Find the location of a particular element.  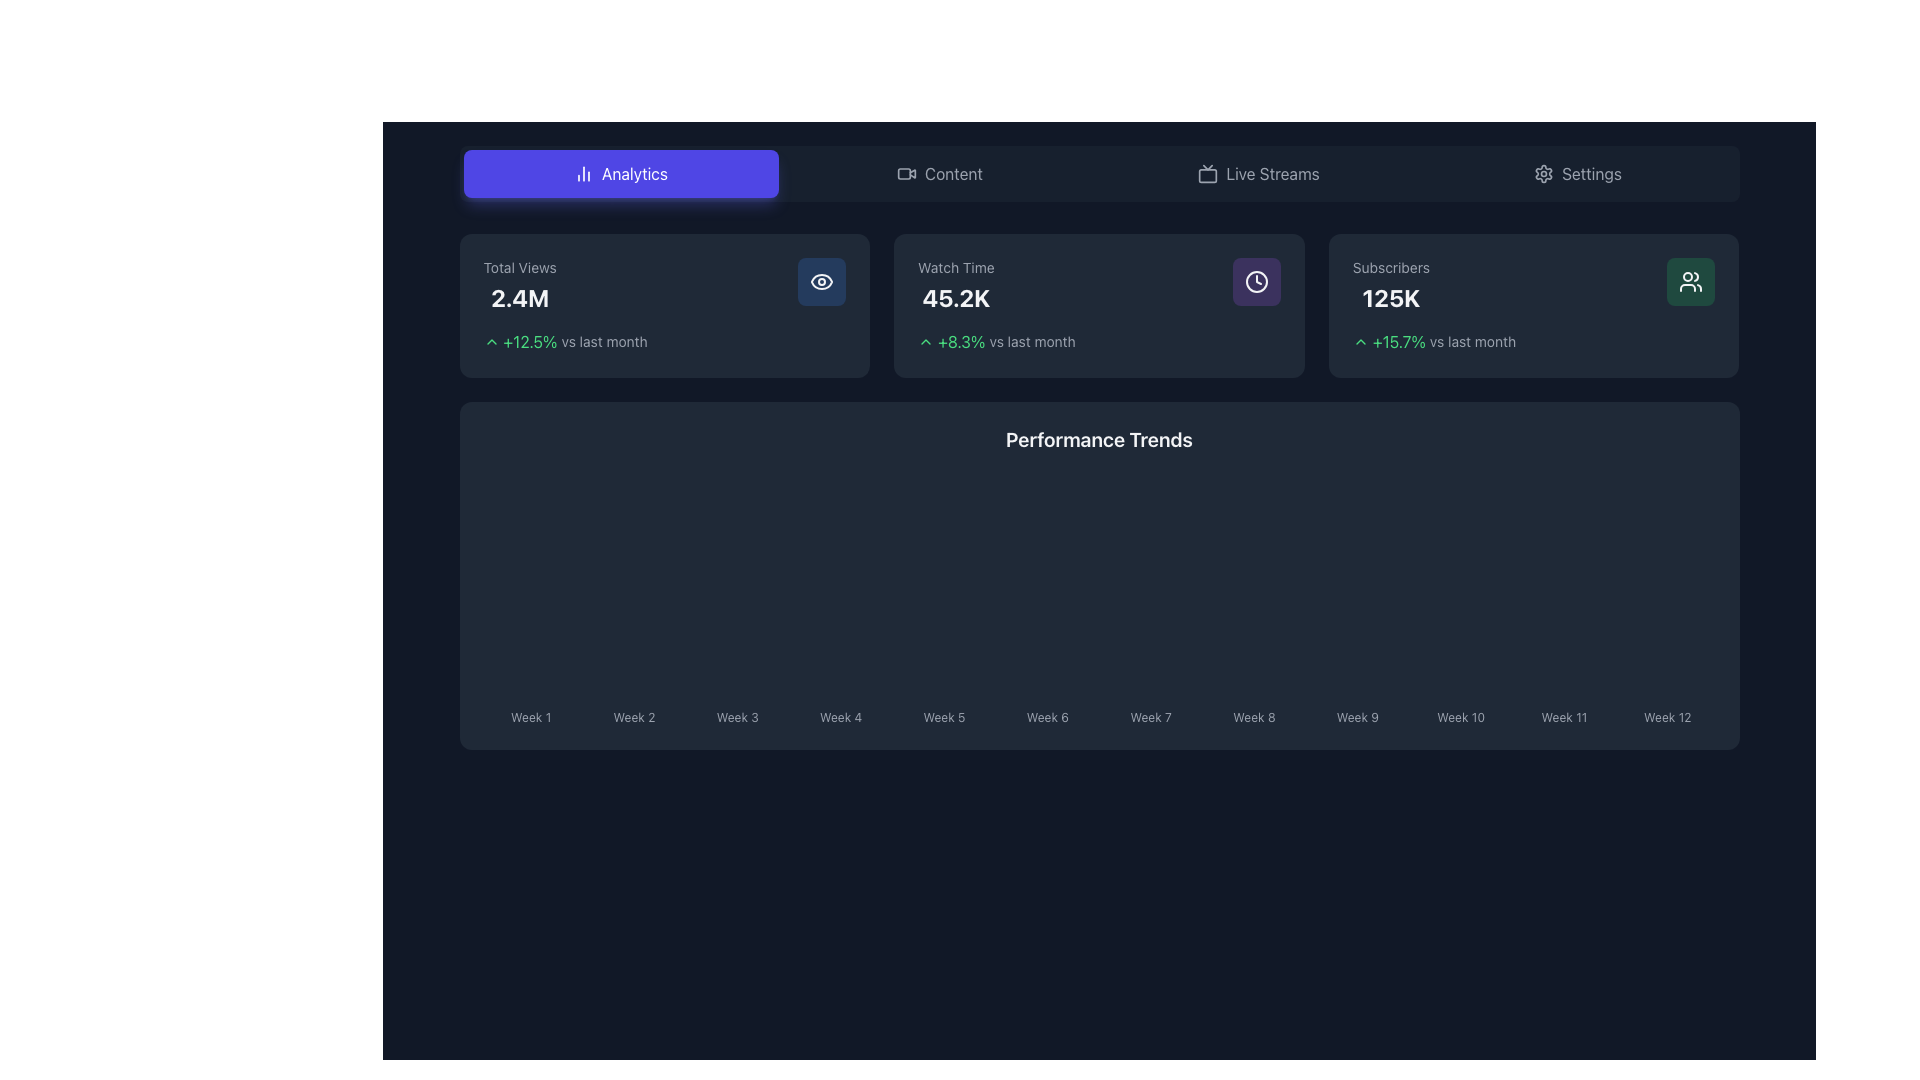

the label reading 'Week 9' which is part of a grid layout under 'Performance Trends' is located at coordinates (1357, 712).